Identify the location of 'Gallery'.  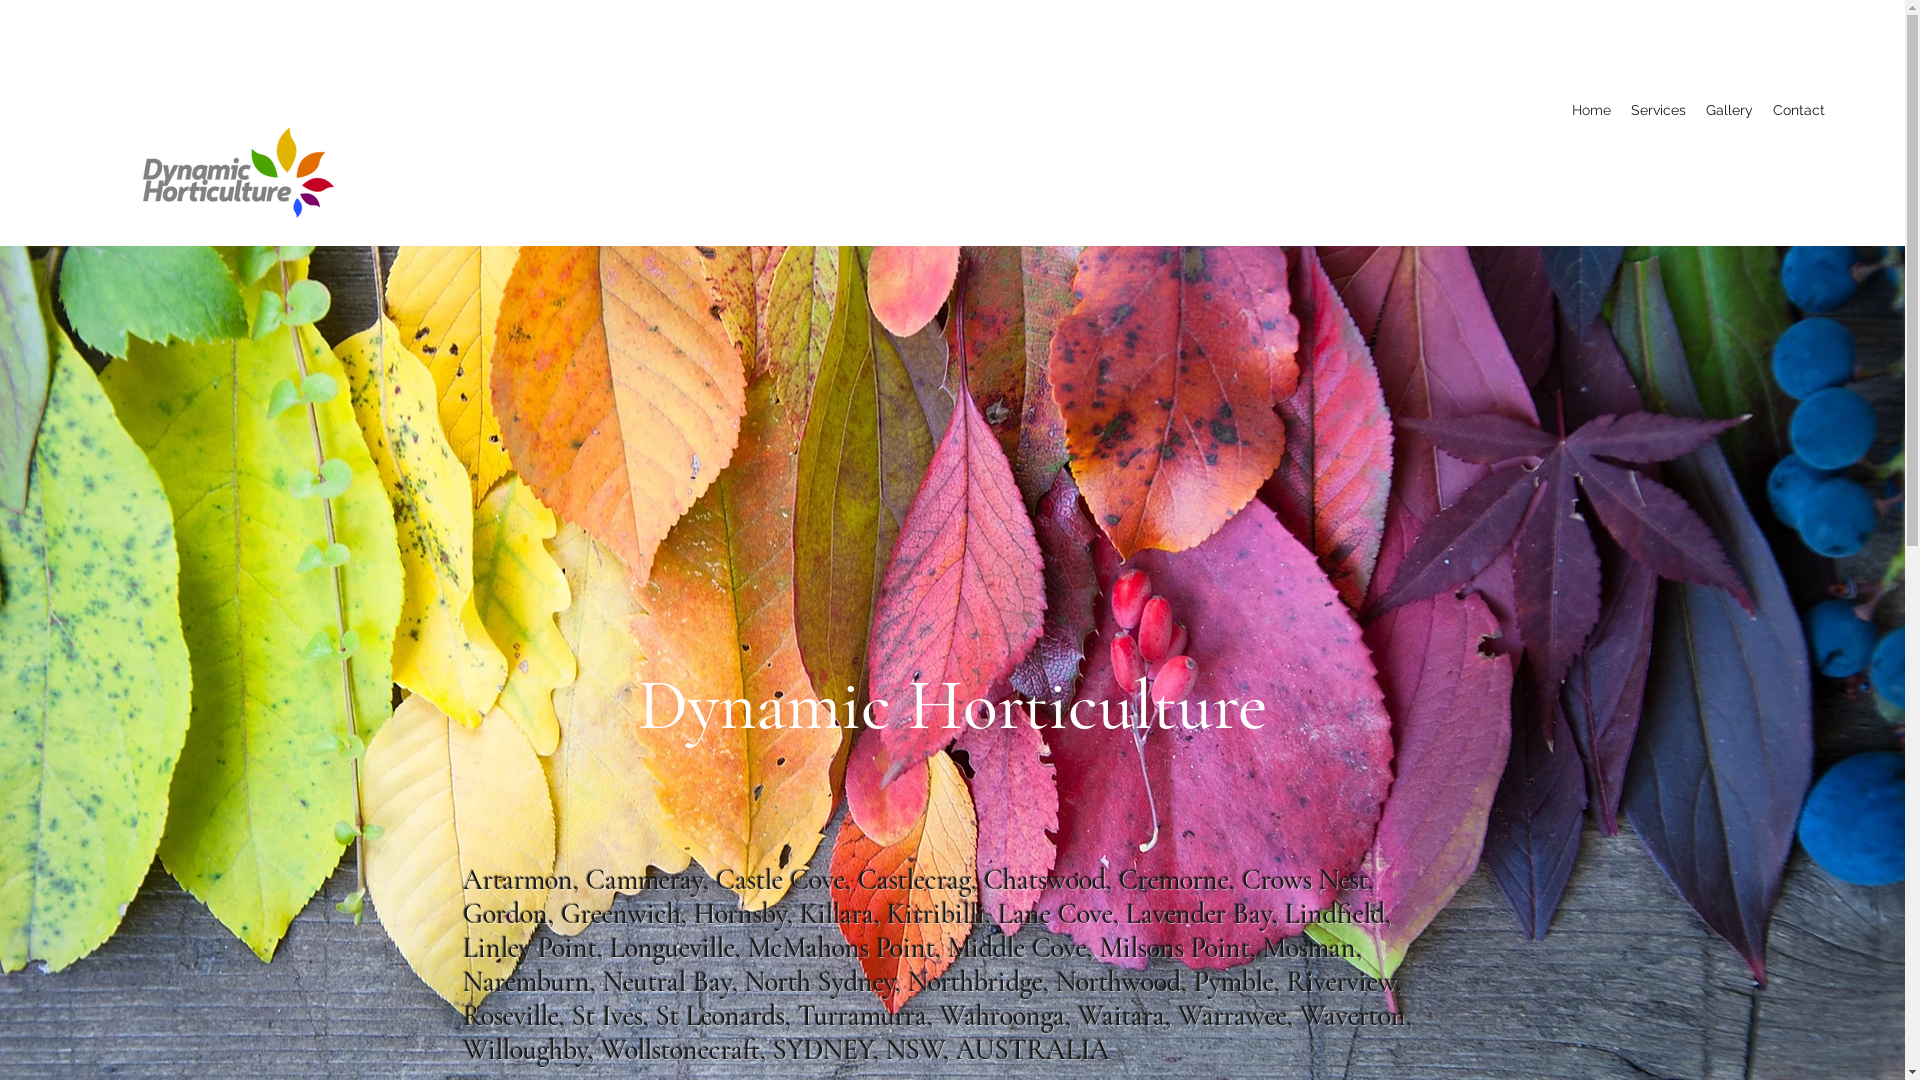
(1728, 110).